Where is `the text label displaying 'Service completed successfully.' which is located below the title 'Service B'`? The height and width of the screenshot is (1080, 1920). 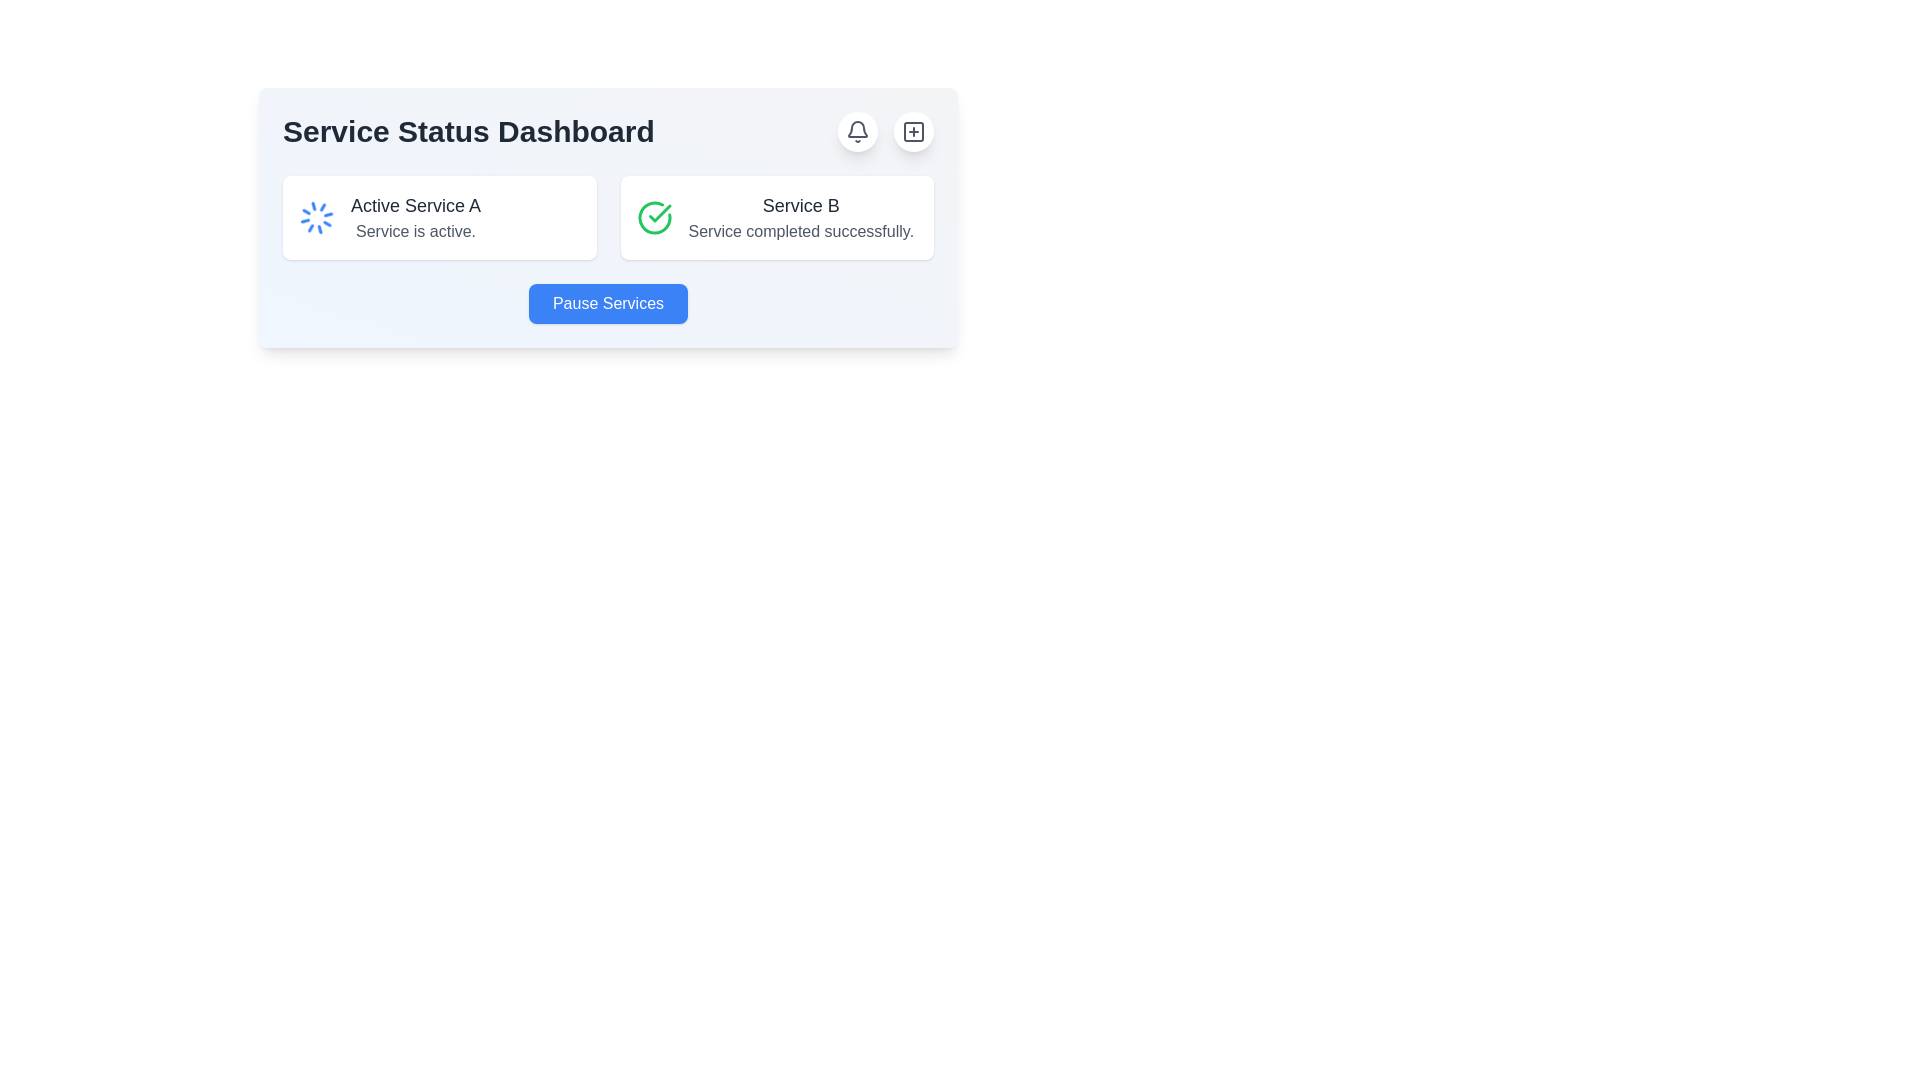 the text label displaying 'Service completed successfully.' which is located below the title 'Service B' is located at coordinates (801, 230).